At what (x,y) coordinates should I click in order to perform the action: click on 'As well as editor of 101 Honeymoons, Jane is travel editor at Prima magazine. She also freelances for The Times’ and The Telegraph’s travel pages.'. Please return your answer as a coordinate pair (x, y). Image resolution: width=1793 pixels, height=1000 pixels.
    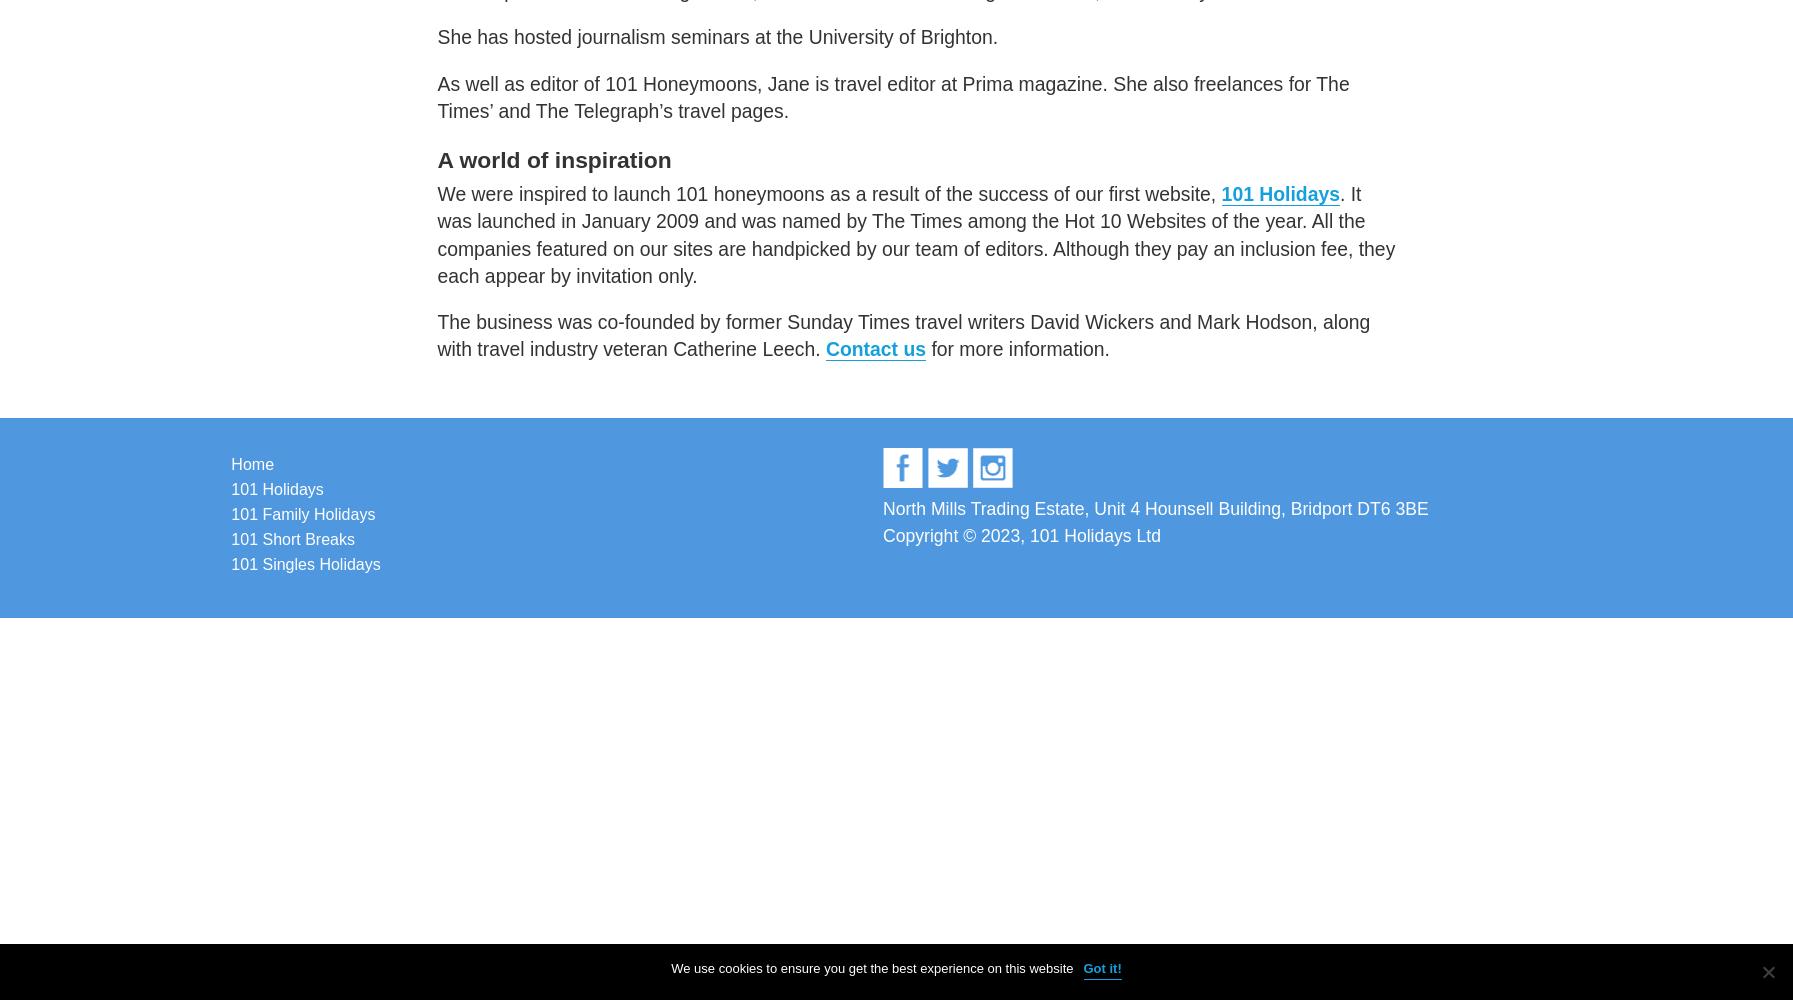
    Looking at the image, I should click on (891, 95).